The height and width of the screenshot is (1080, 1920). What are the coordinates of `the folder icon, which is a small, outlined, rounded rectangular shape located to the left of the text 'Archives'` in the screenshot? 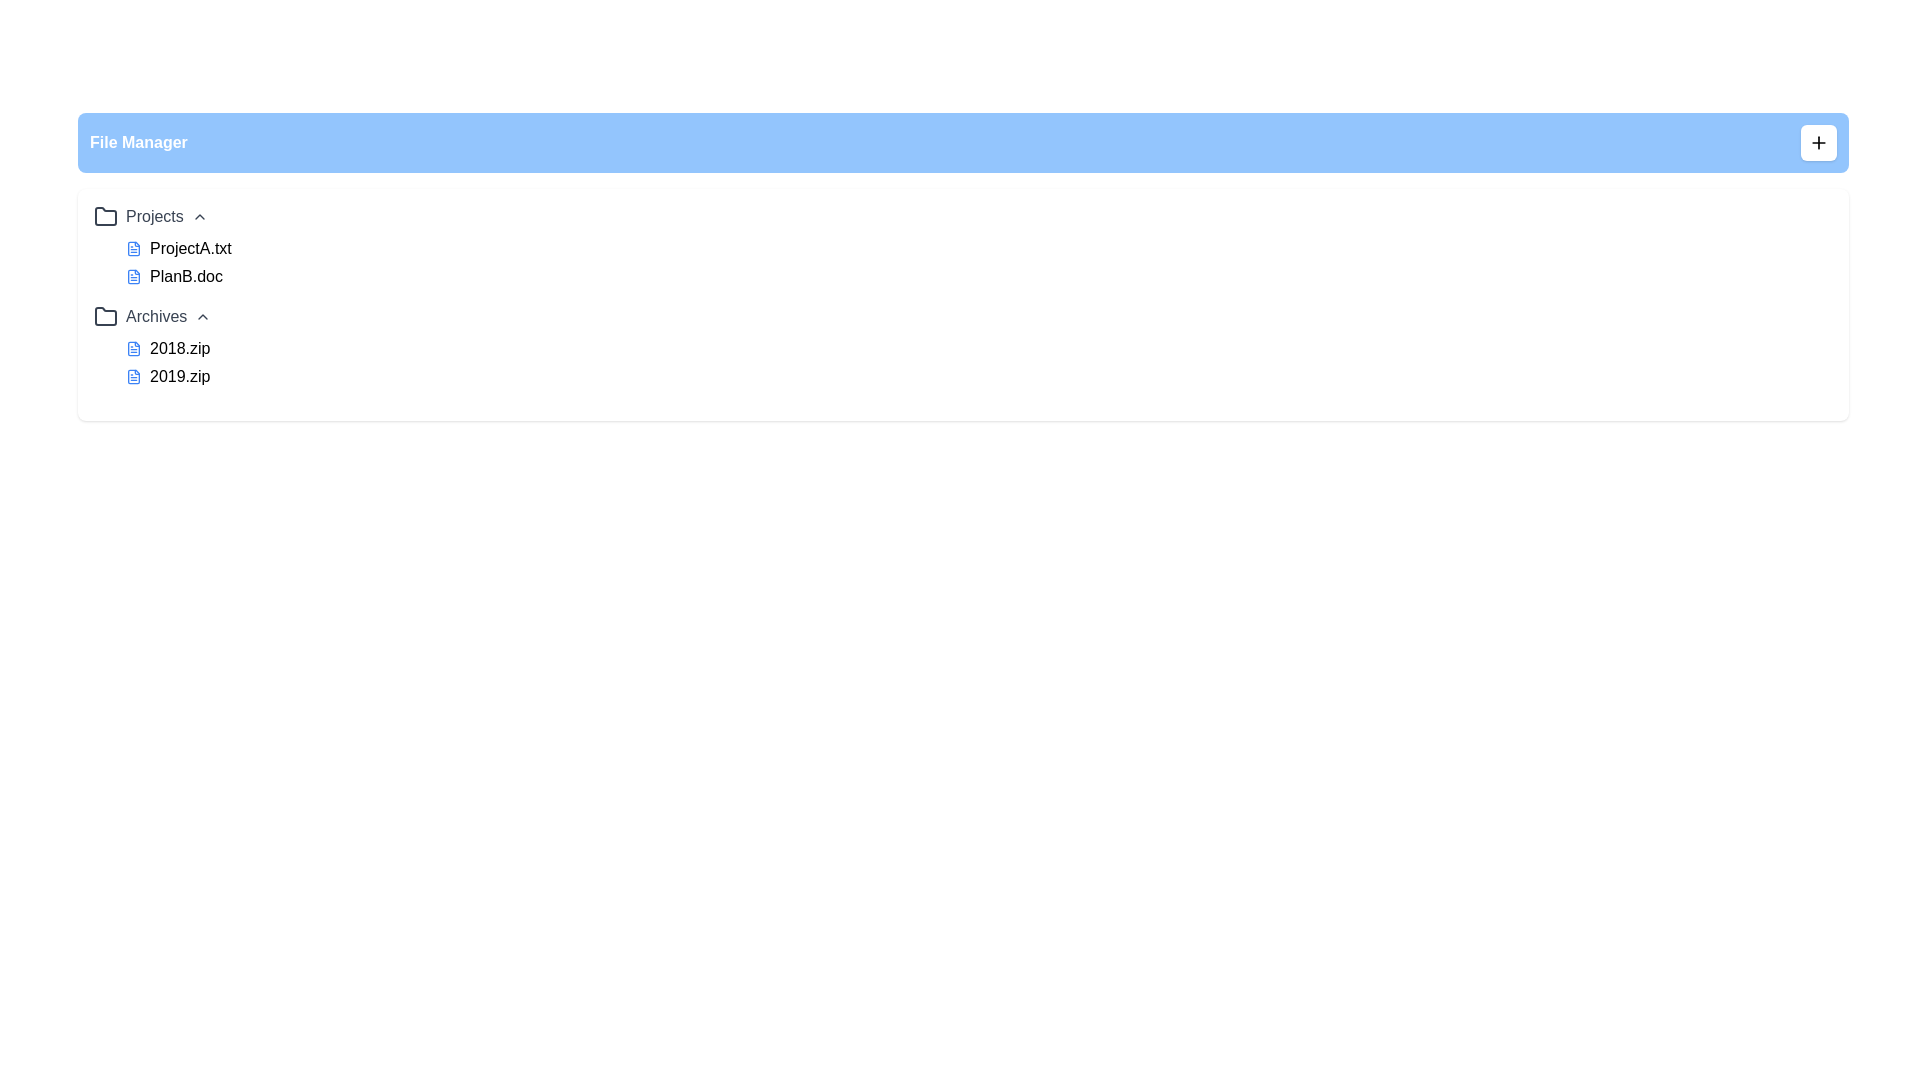 It's located at (104, 315).